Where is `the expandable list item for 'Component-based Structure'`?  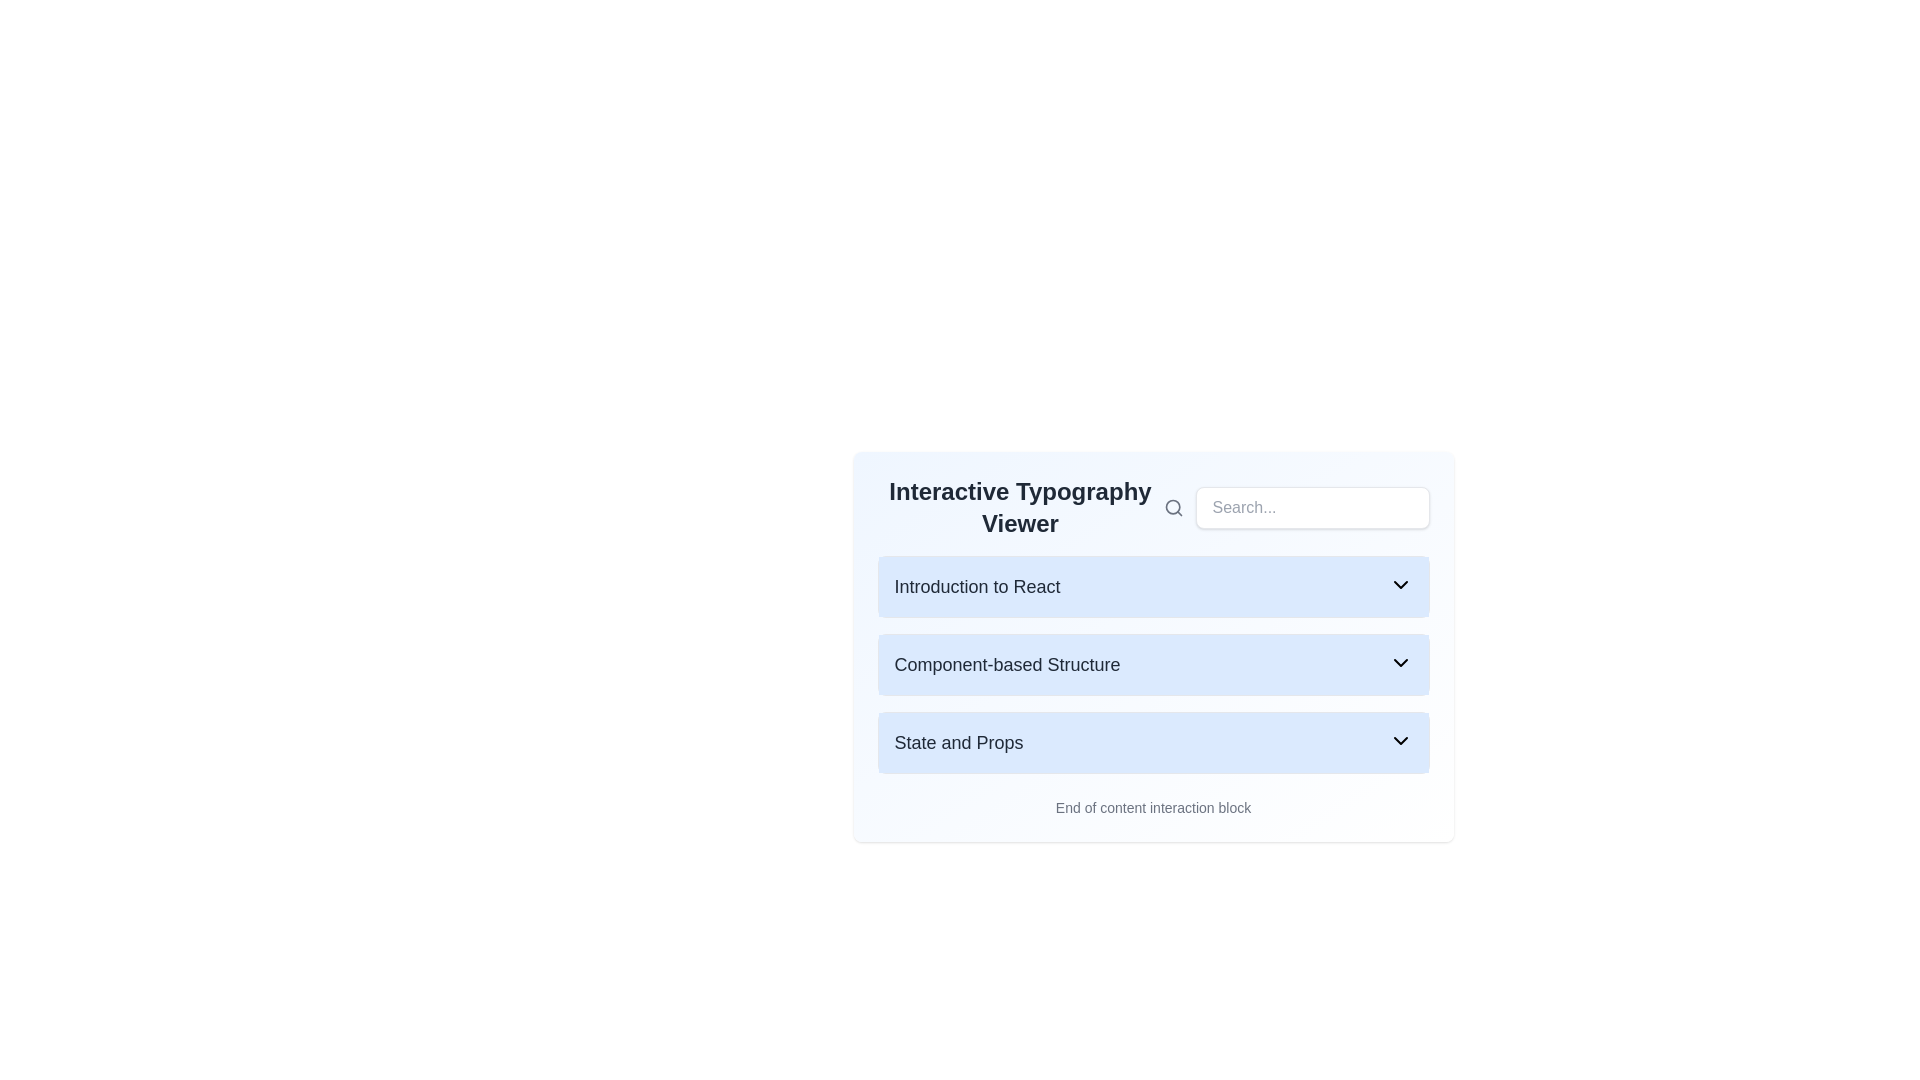
the expandable list item for 'Component-based Structure' is located at coordinates (1153, 664).